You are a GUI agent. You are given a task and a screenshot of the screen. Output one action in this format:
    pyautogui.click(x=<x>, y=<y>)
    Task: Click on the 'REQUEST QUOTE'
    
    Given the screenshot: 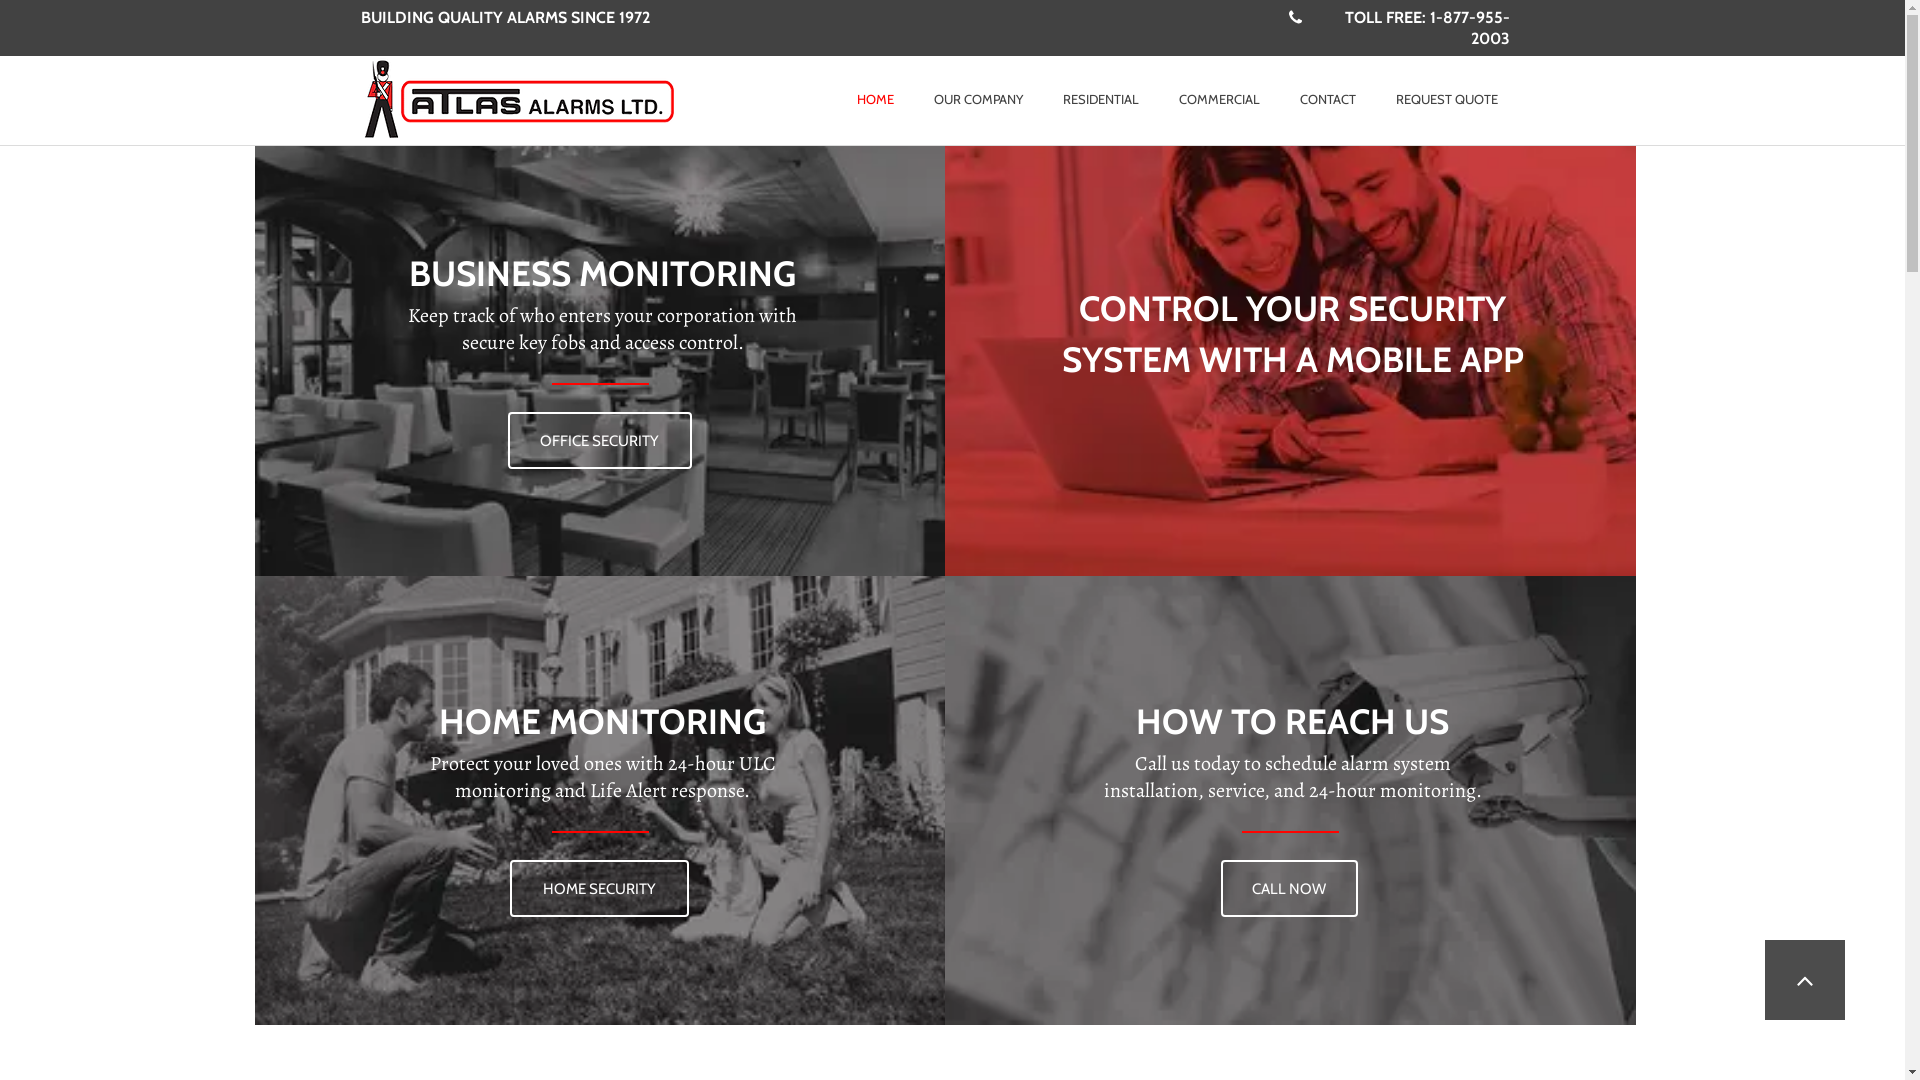 What is the action you would take?
    pyautogui.click(x=1375, y=99)
    